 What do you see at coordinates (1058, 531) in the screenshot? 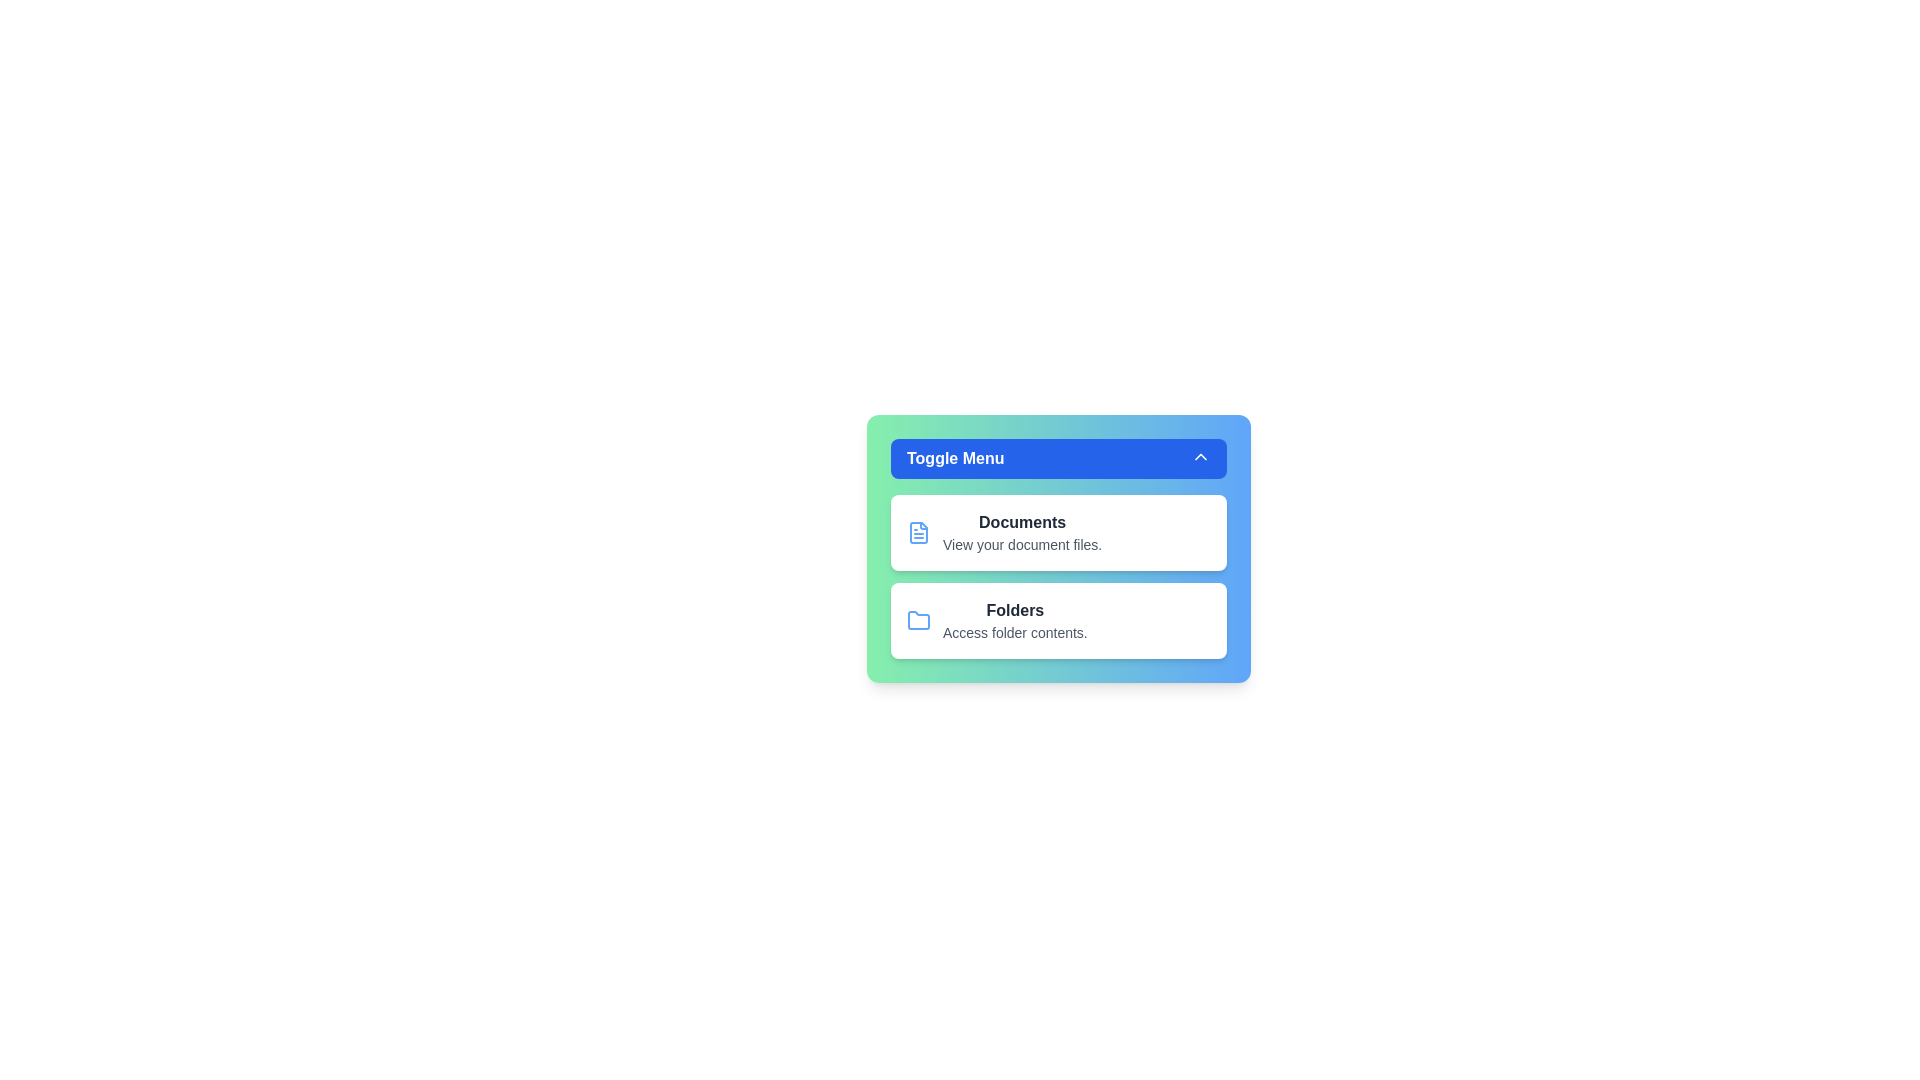
I see `the menu item Documents to observe its hover effect` at bounding box center [1058, 531].